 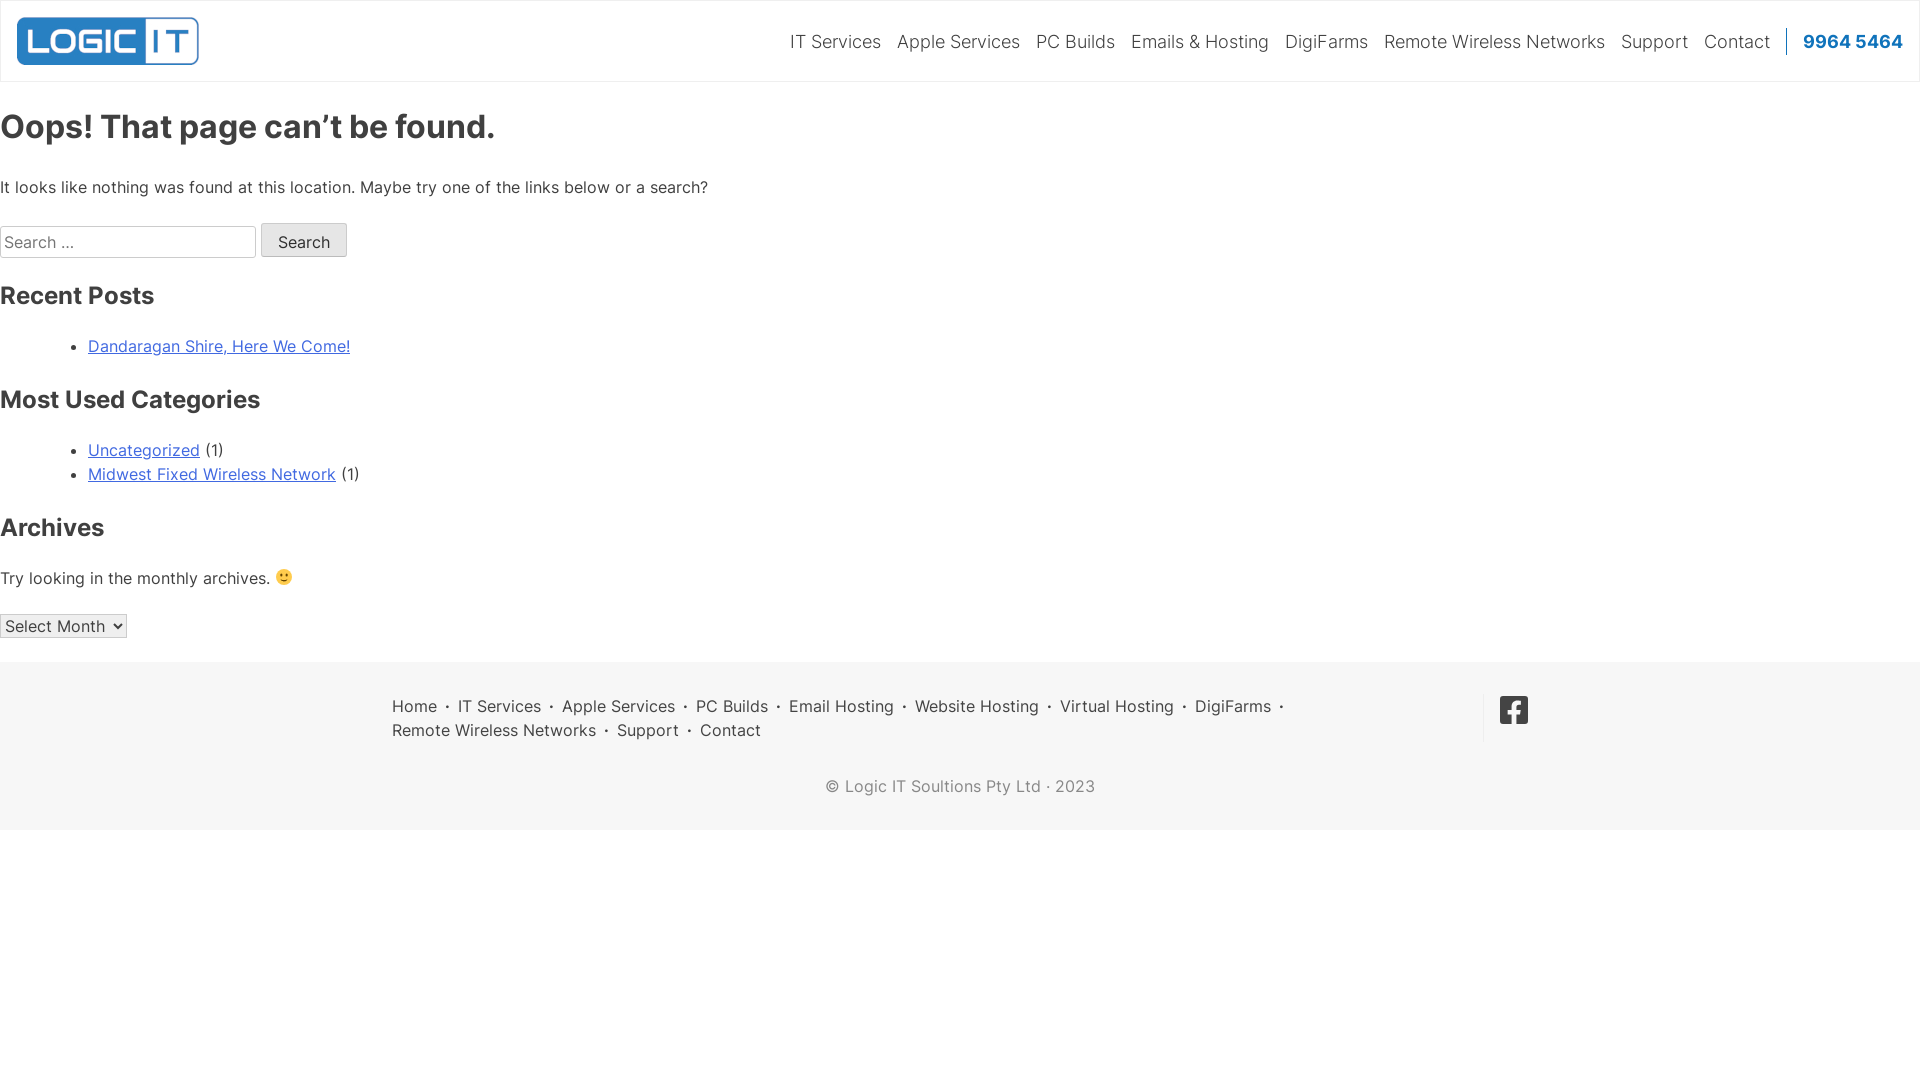 I want to click on 'DigiFarms', so click(x=1232, y=704).